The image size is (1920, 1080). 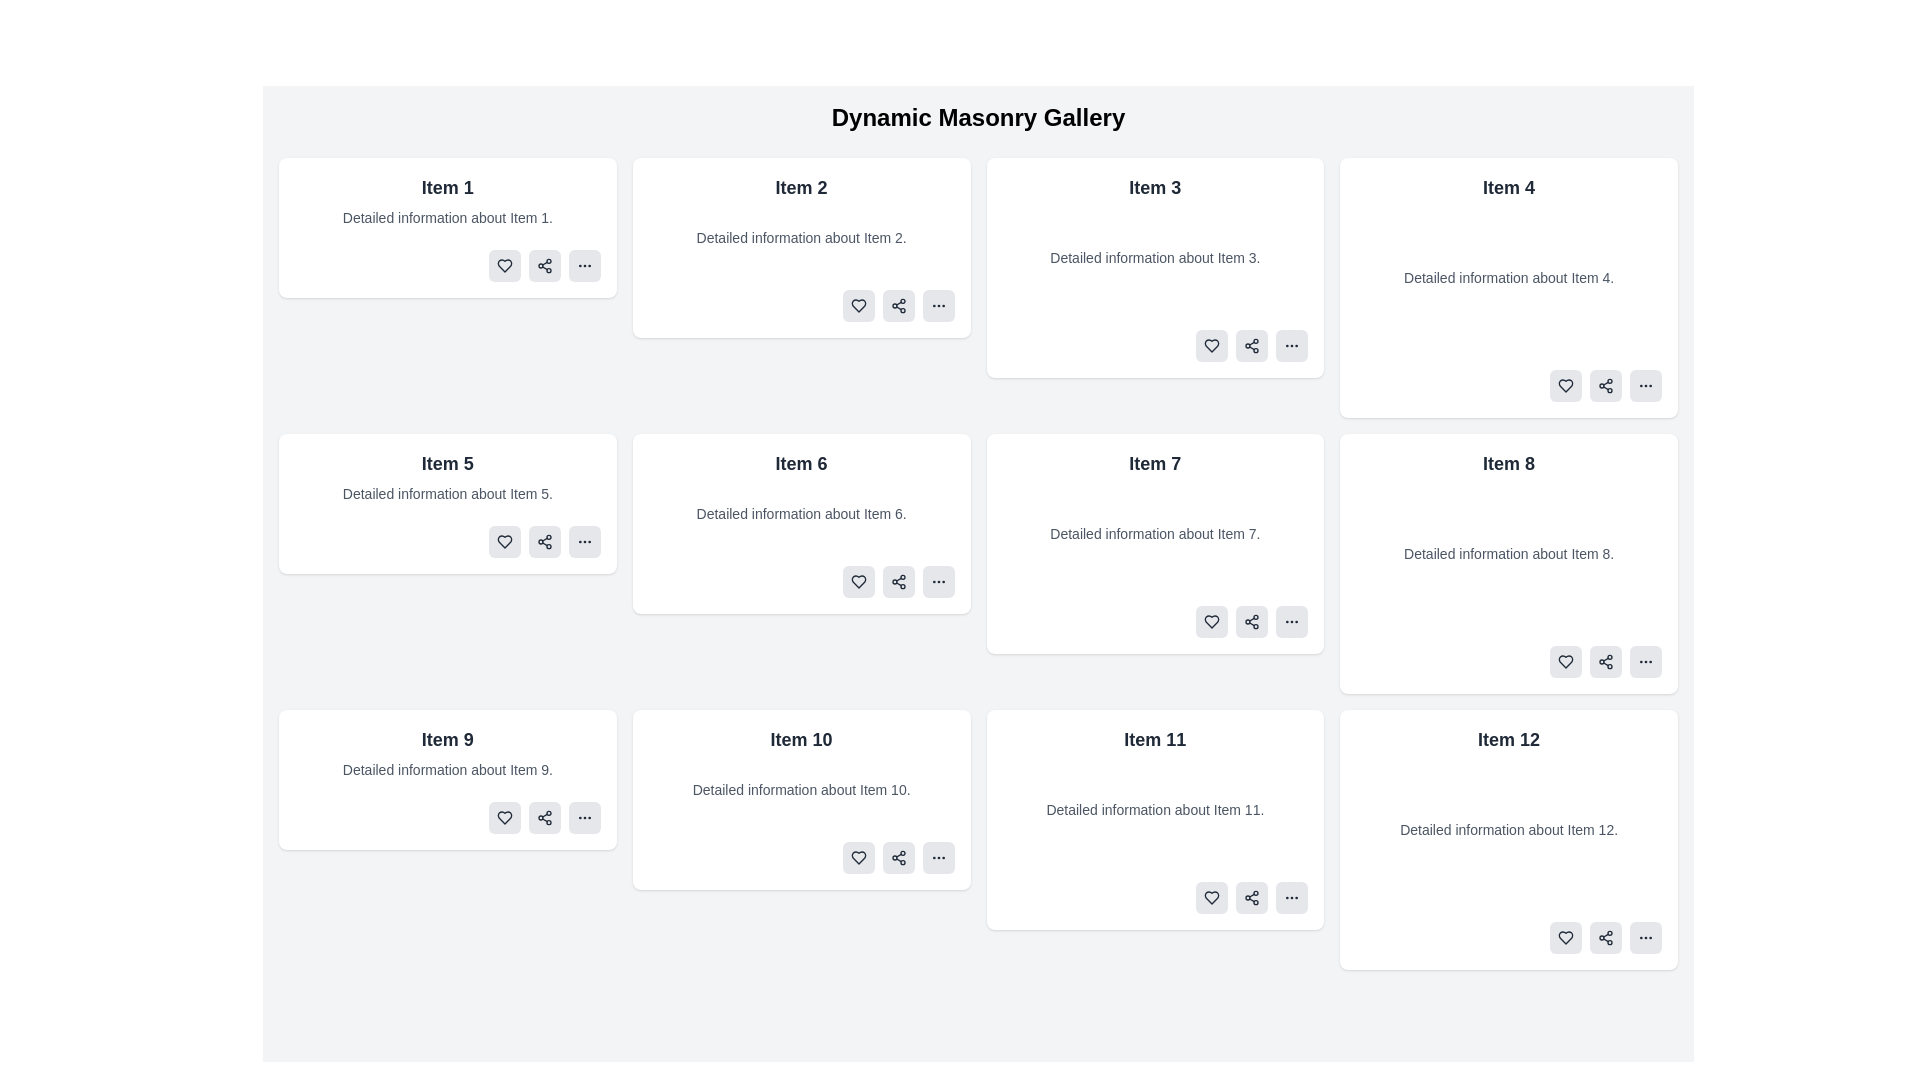 What do you see at coordinates (1211, 345) in the screenshot?
I see `the heart-shaped icon representing the 'like' action located at the bottom-right corner of the panel for 'Item 3'` at bounding box center [1211, 345].